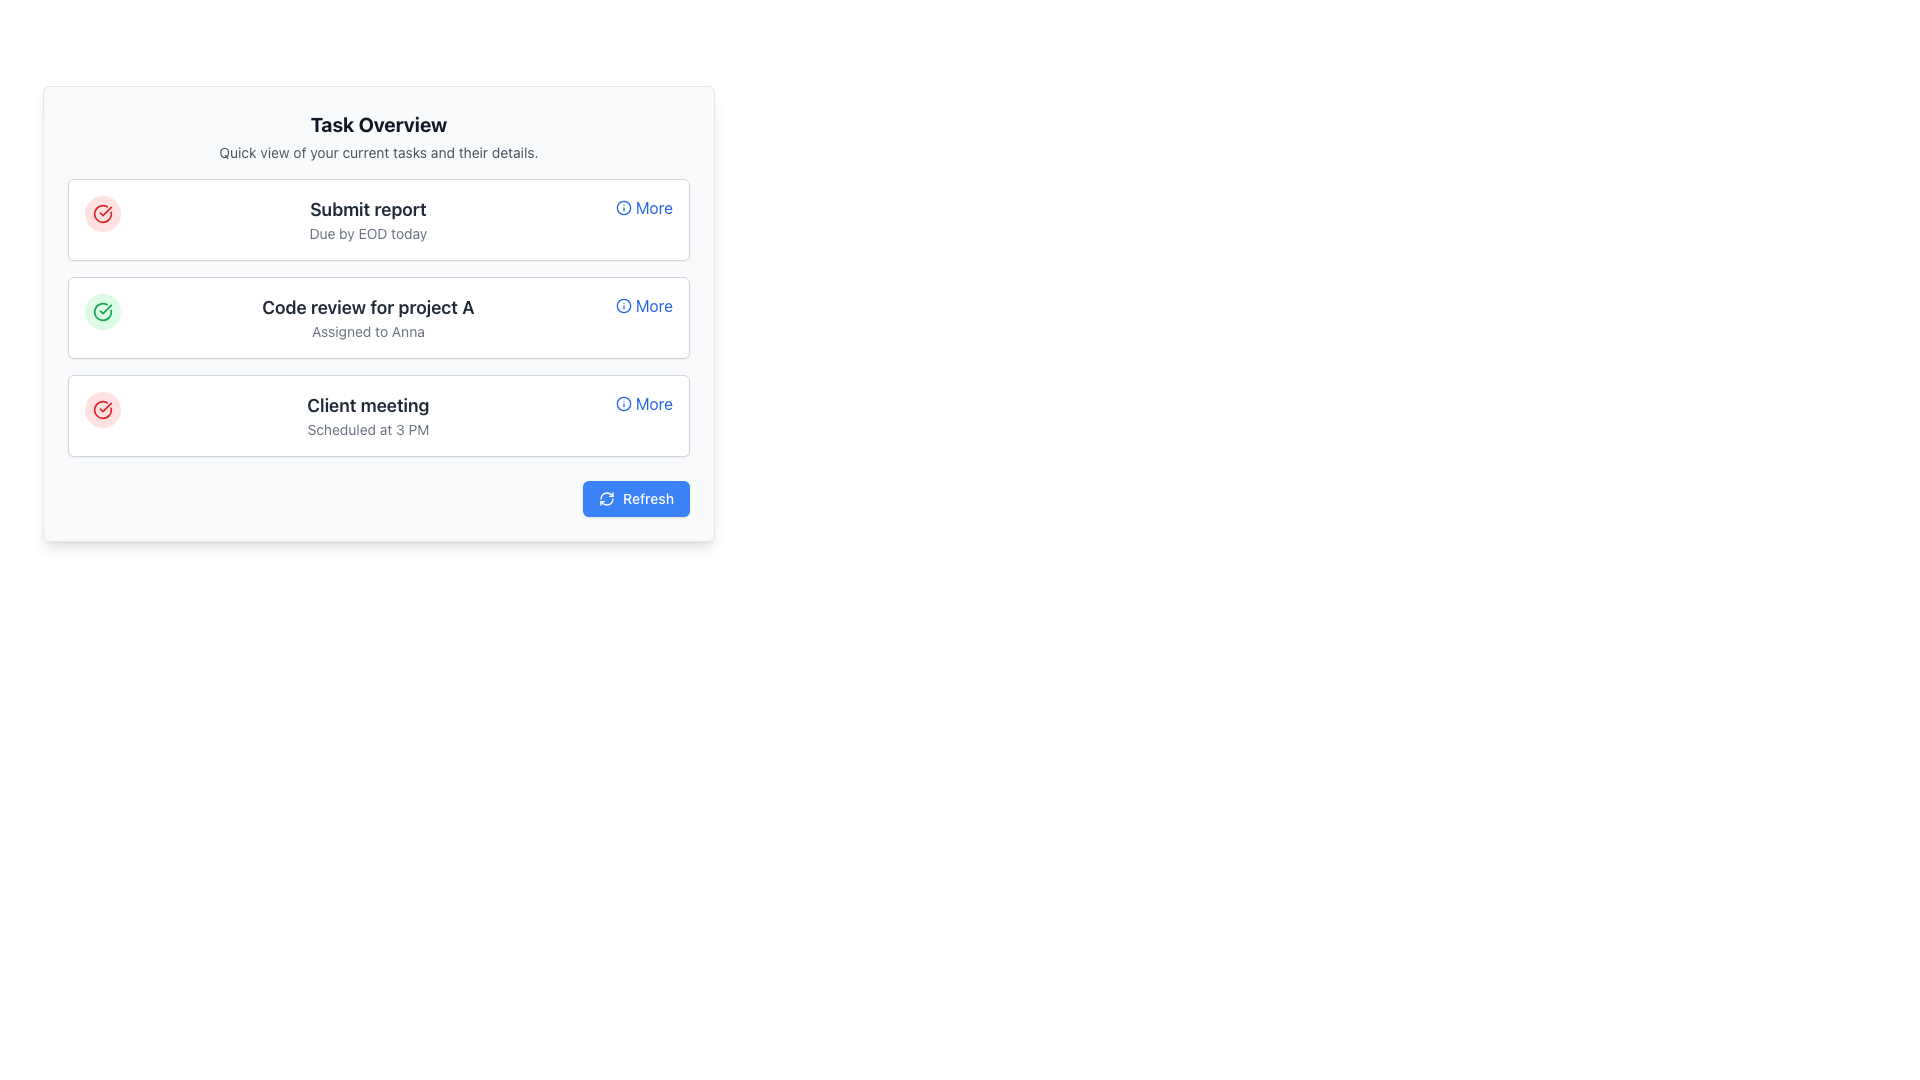  What do you see at coordinates (101, 213) in the screenshot?
I see `the visual indicator icon located at the leftmost side of the first row in the task list, adjacent to the 'Submit report' text label` at bounding box center [101, 213].